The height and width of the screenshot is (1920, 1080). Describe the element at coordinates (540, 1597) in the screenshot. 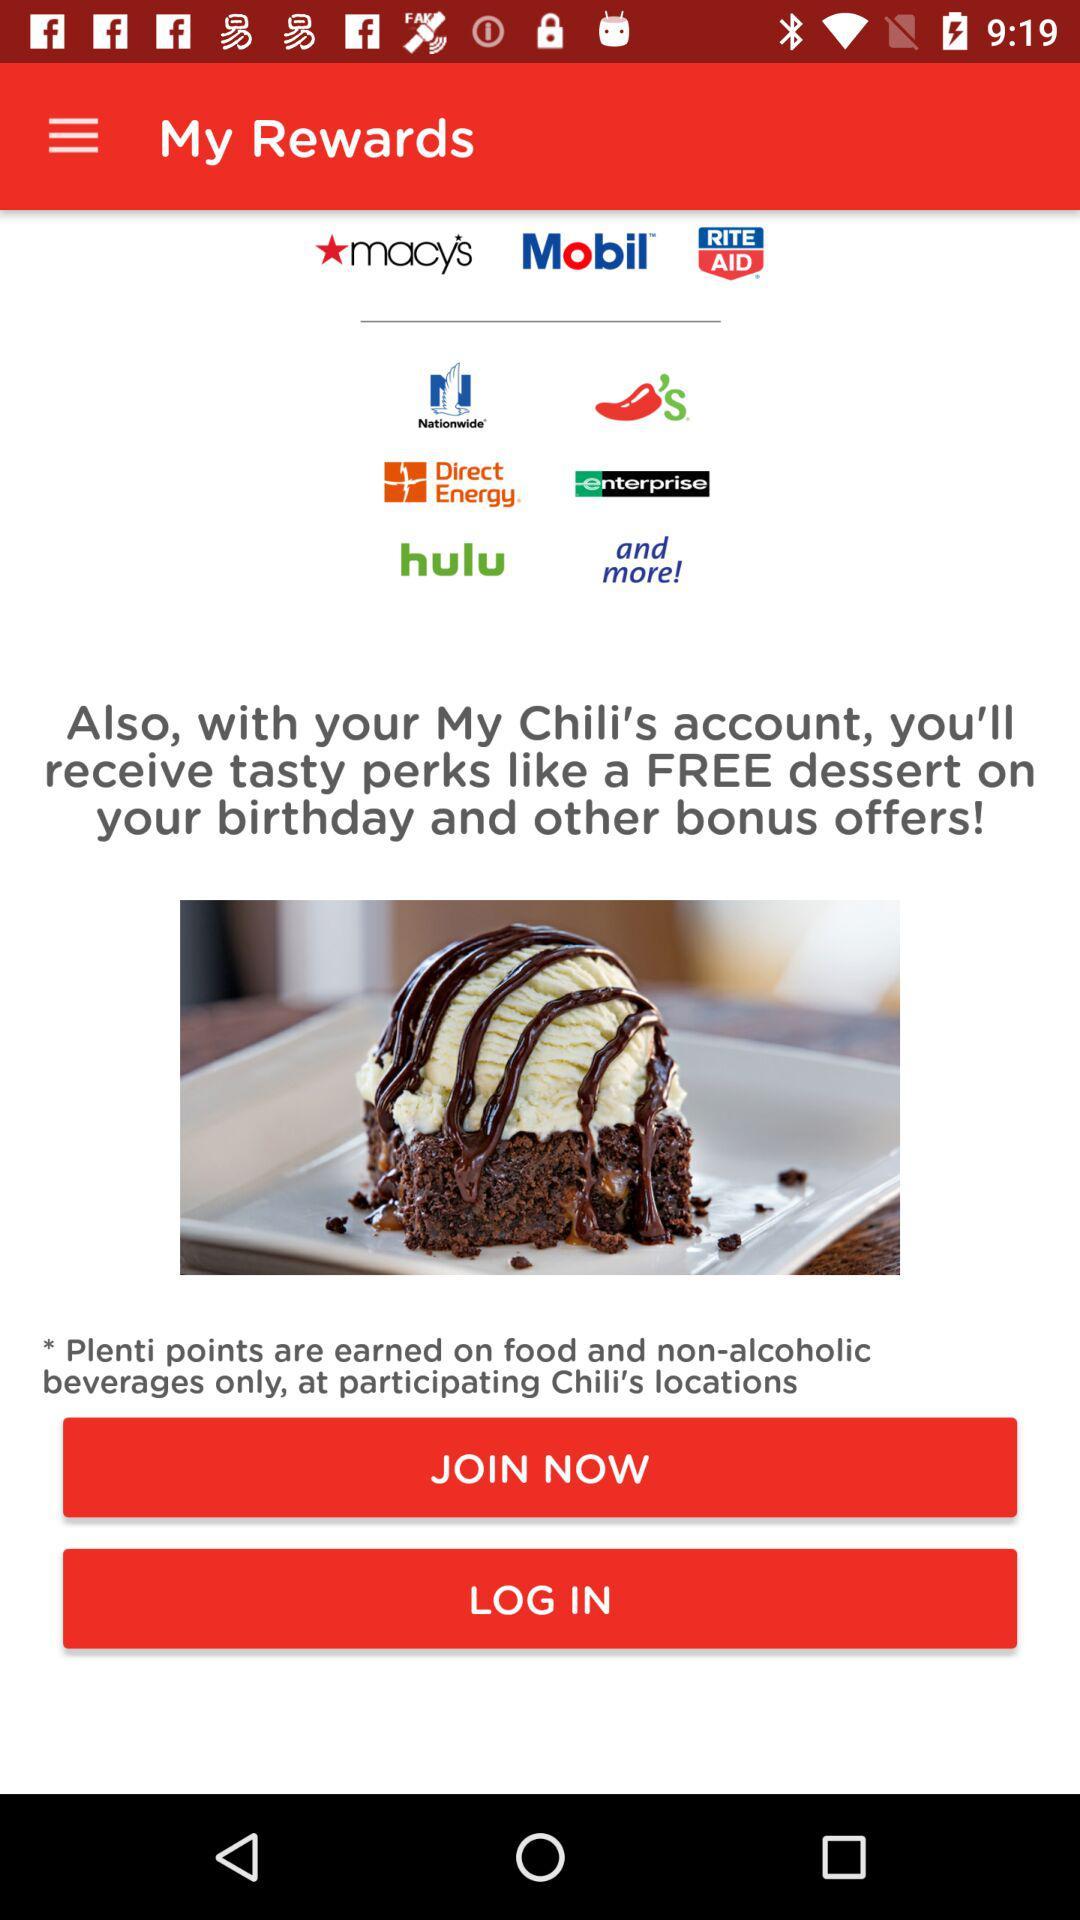

I see `the log in item` at that location.